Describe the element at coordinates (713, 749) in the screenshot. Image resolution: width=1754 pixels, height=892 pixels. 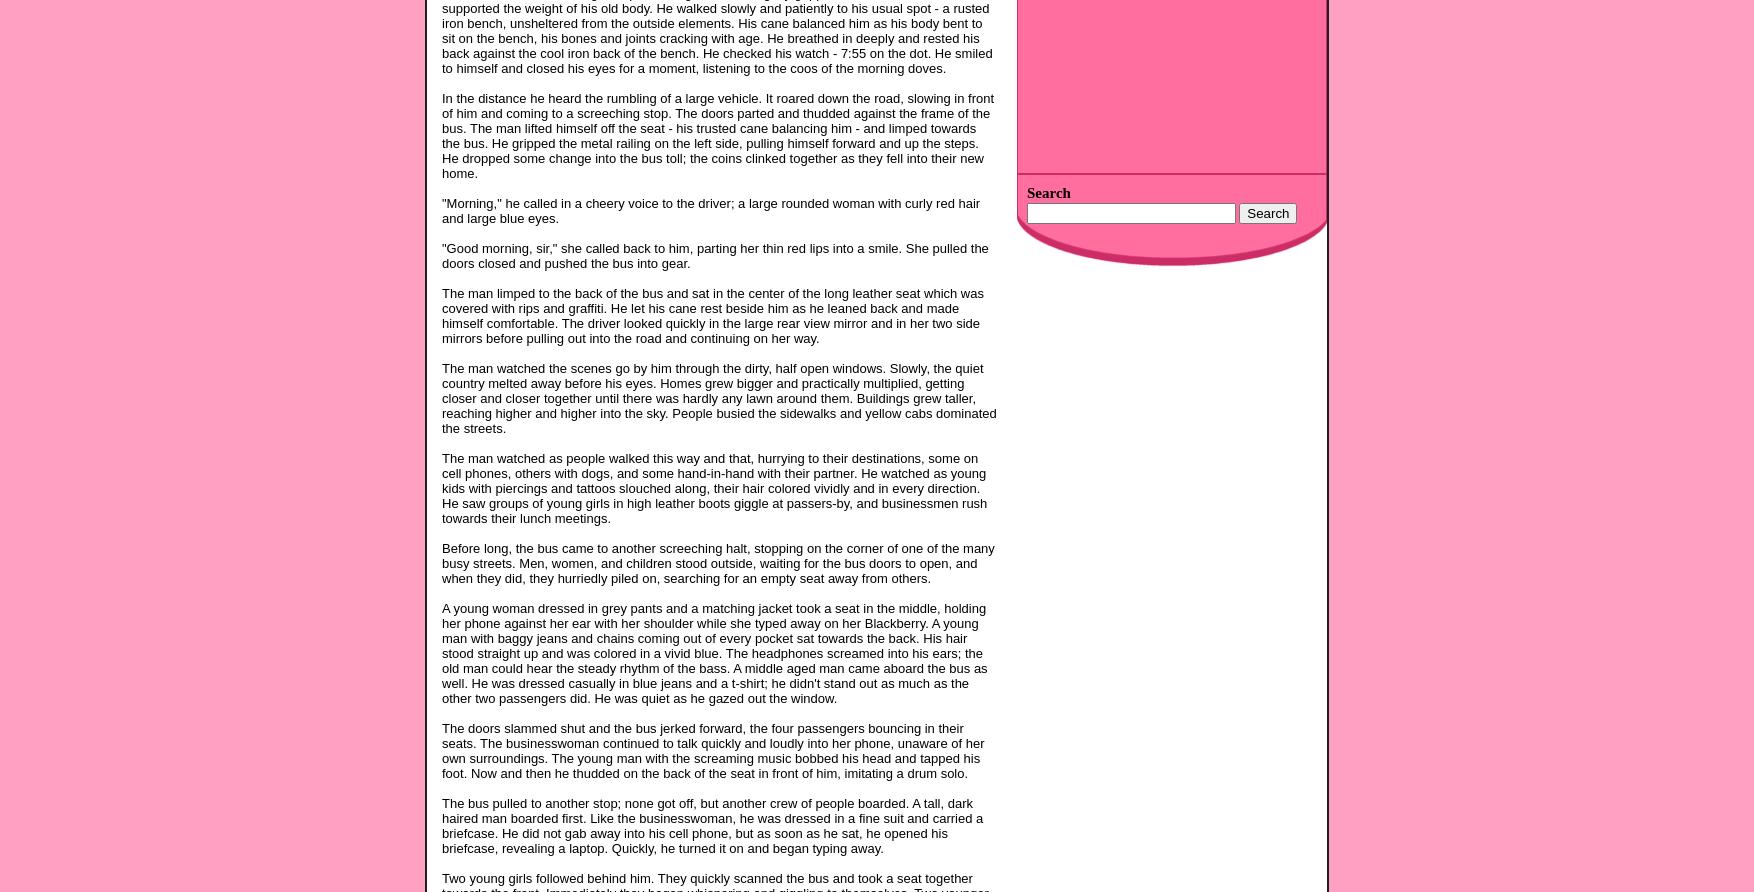
I see `'The doors slammed shut and the bus jerked forward, the four passengers bouncing in their seats. The businesswoman continued to talk quickly and loudly into her phone, unaware of her own surroundings. The young man with the screaming music bobbed his head and tapped his foot. Now and then he thudded on the back of the seat in front of him, imitating a drum solo.'` at that location.